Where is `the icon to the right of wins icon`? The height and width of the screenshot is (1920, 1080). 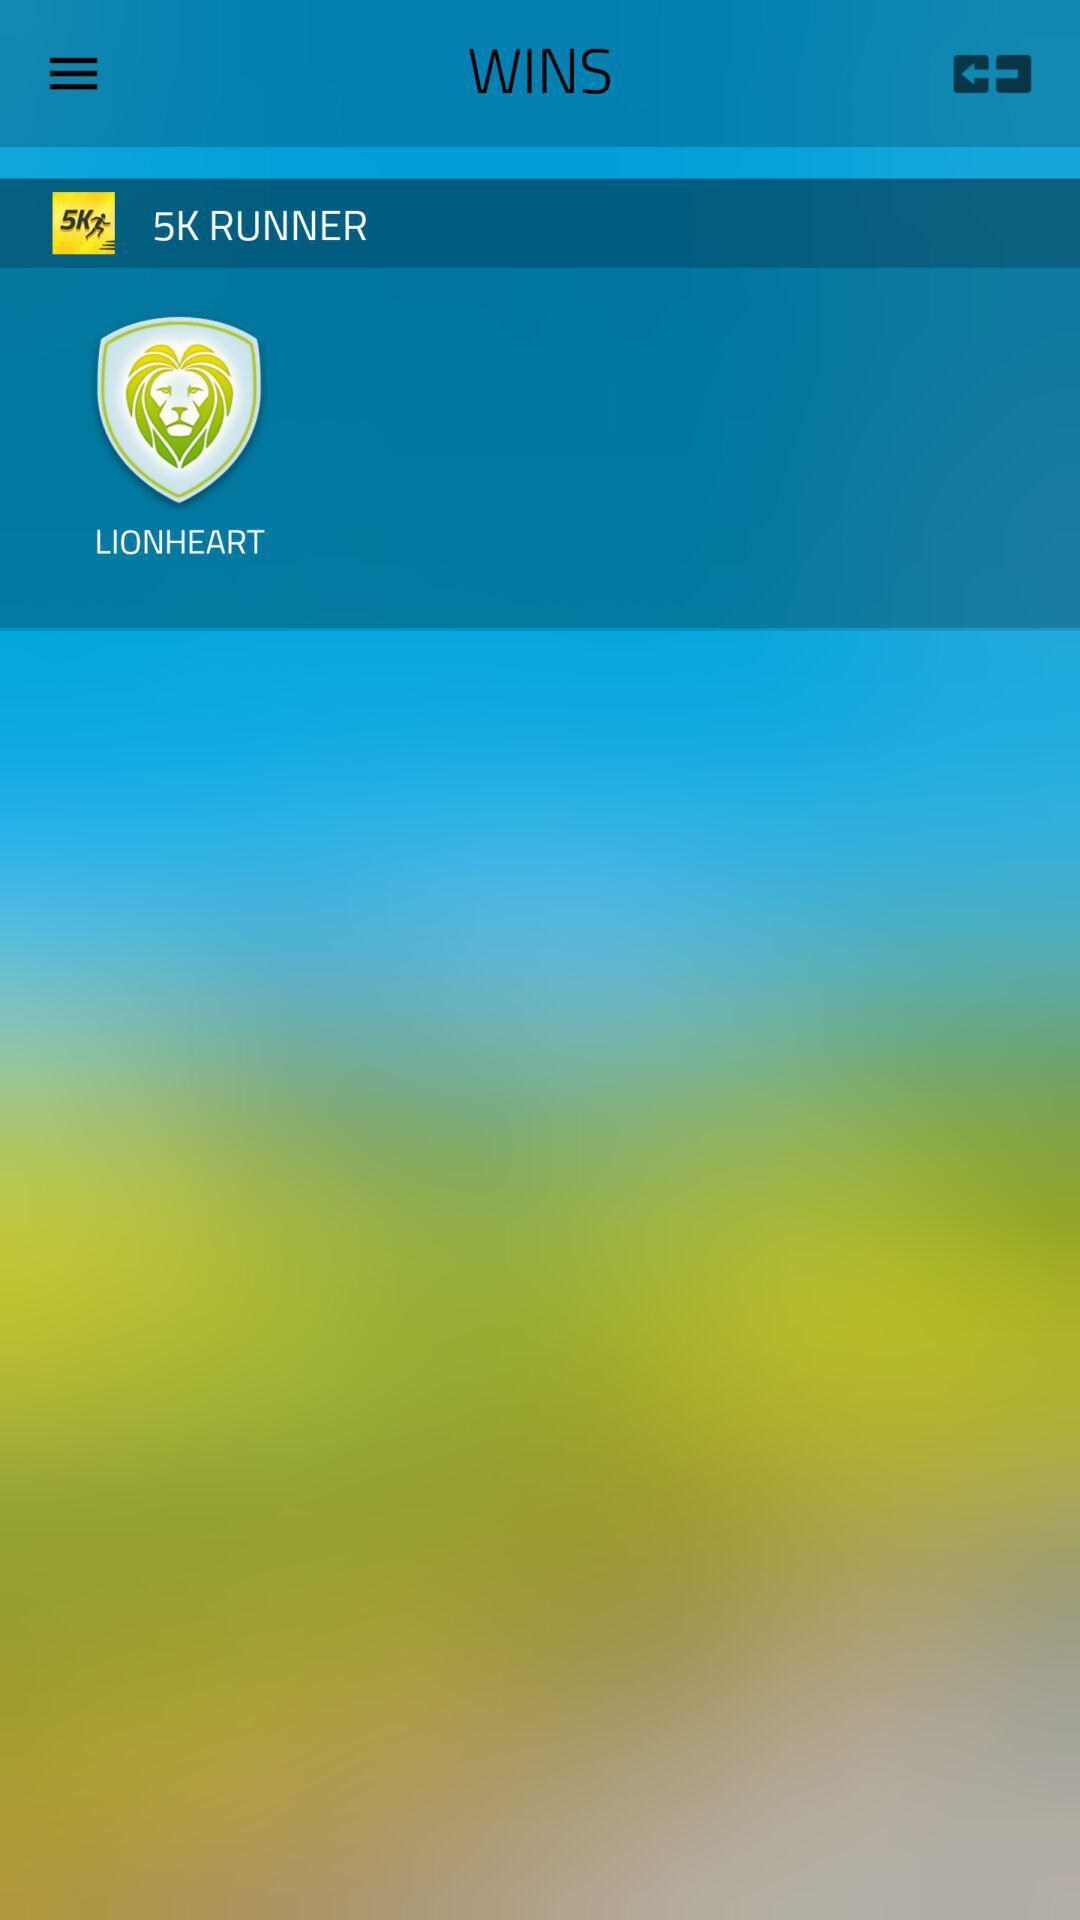 the icon to the right of wins icon is located at coordinates (991, 73).